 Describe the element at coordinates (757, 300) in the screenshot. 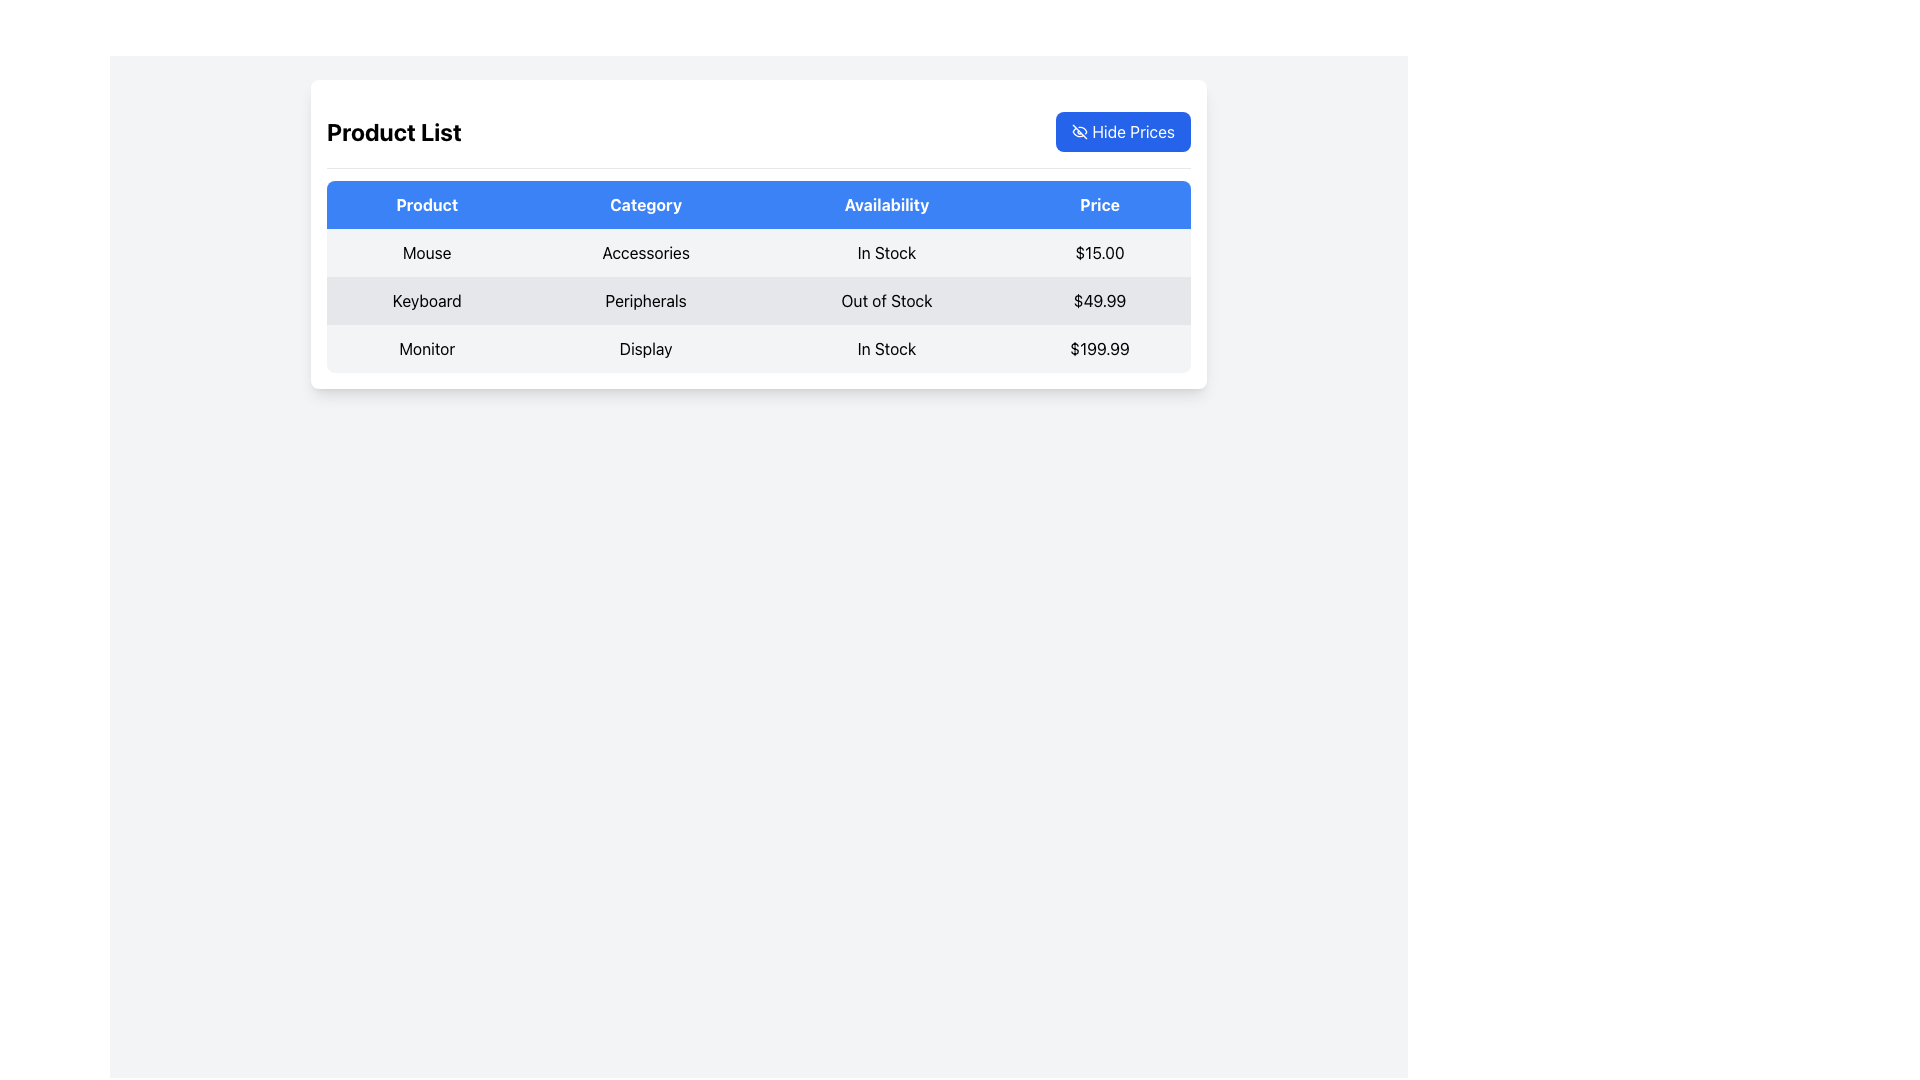

I see `the second row in the product data table that includes information about a Keyboard, such as category, stock status, and price` at that location.